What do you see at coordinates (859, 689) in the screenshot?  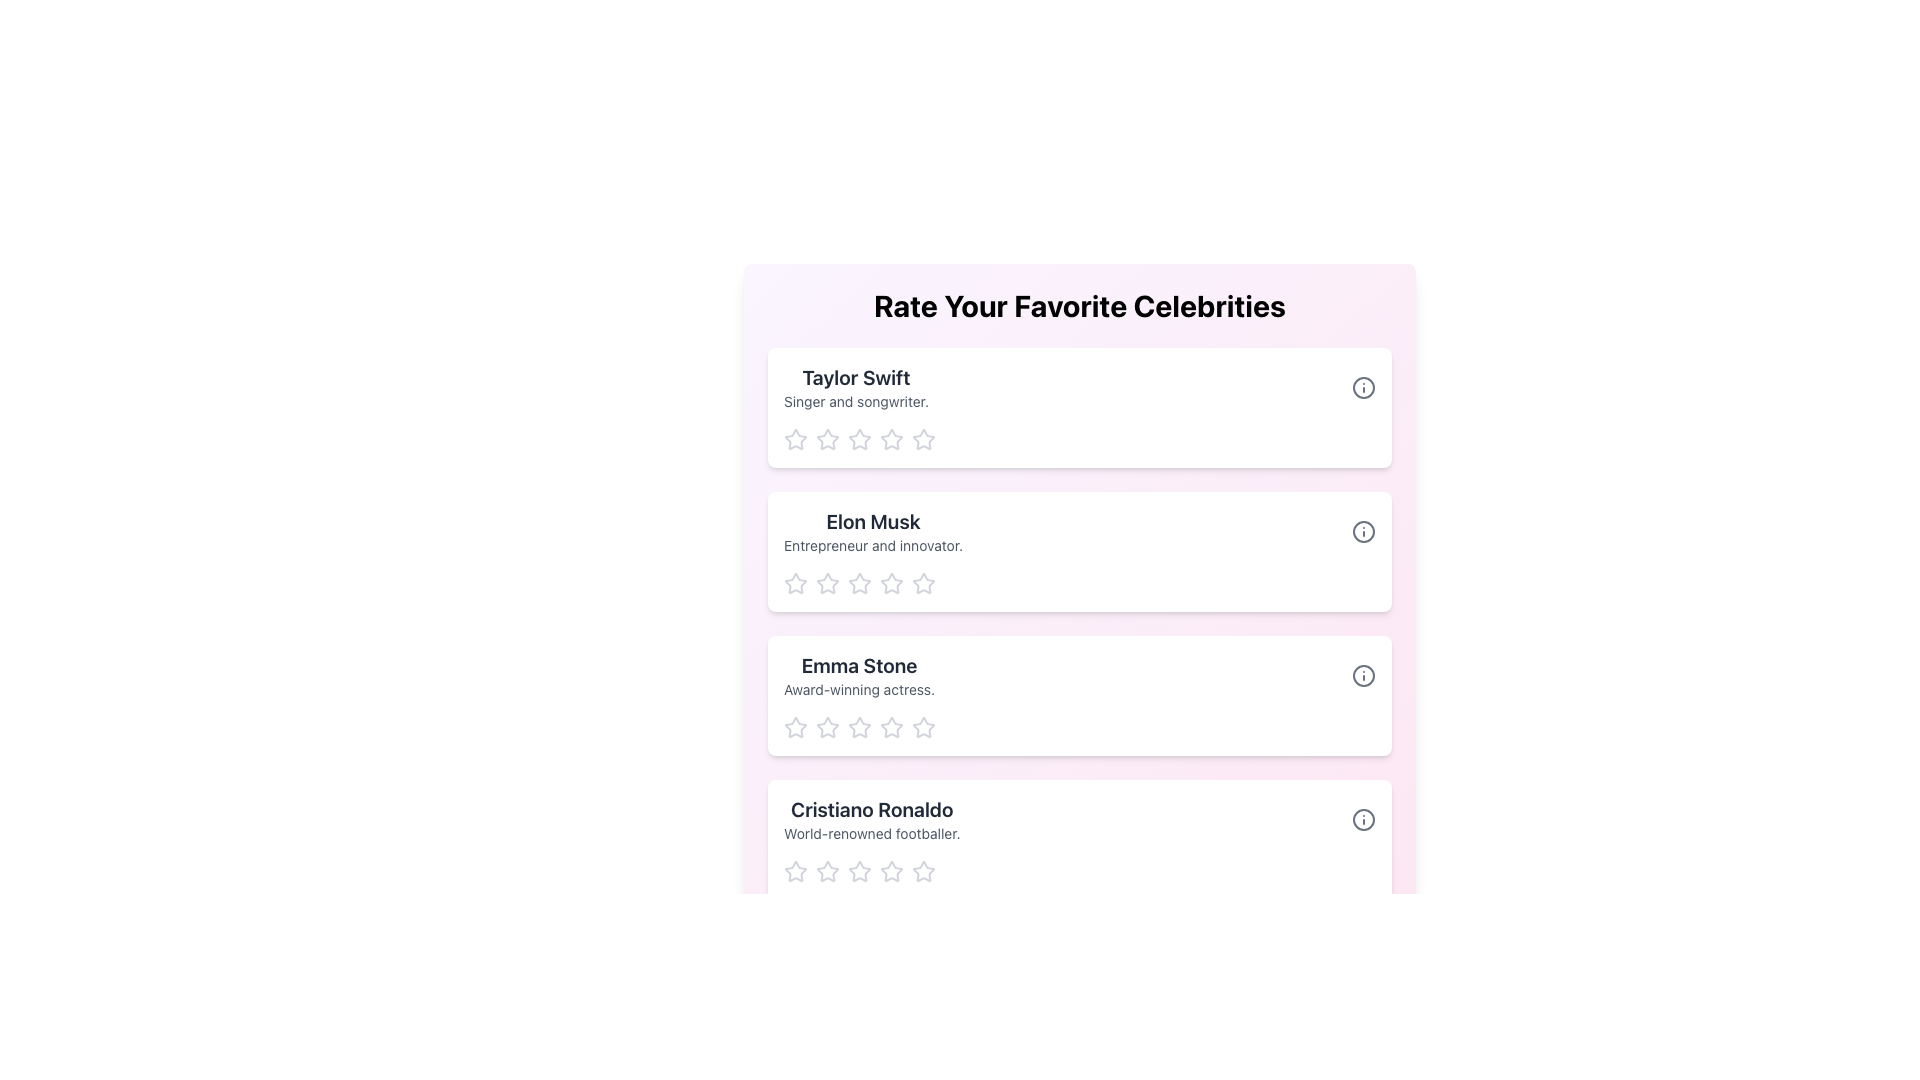 I see `the Text Label element that reads 'Award-winning actress,' which is styled in a smaller gray font and located directly below 'Emma Stone' within its card-like section` at bounding box center [859, 689].